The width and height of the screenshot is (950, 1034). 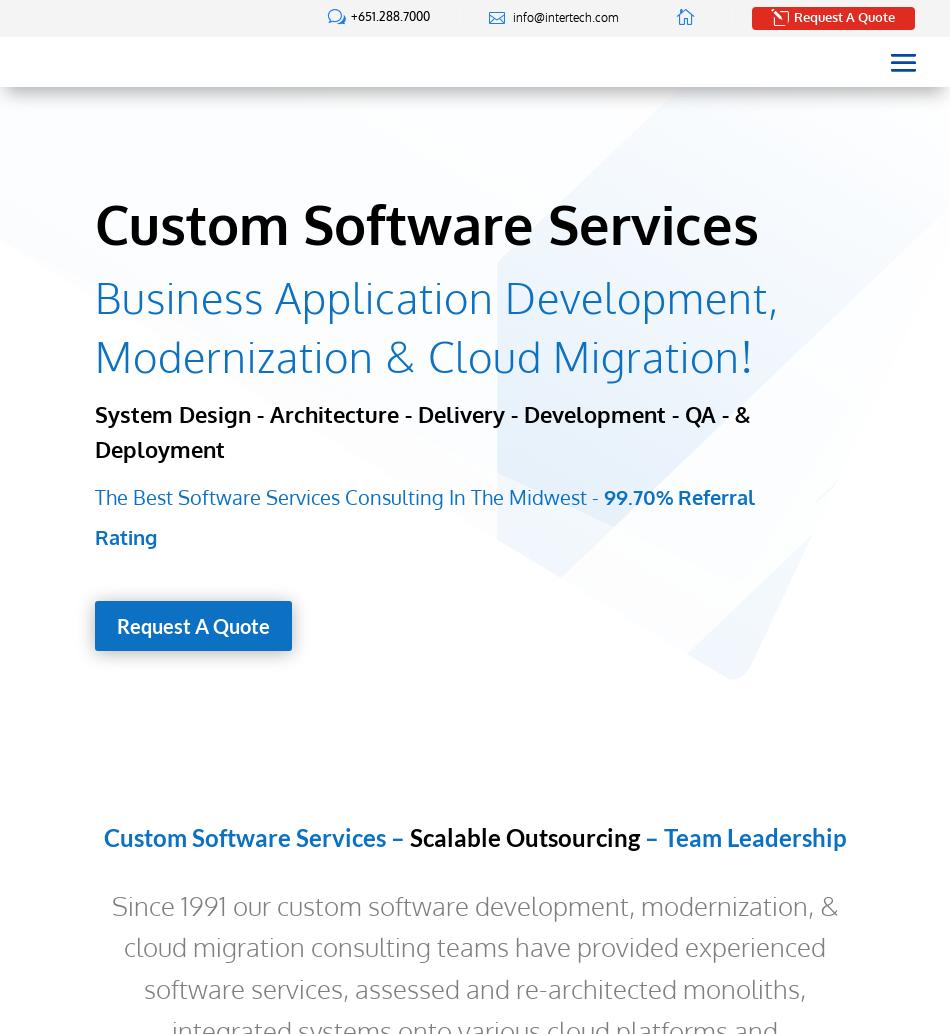 I want to click on 'Business Application Development, Modernization & Cloud Migration!', so click(x=436, y=325).